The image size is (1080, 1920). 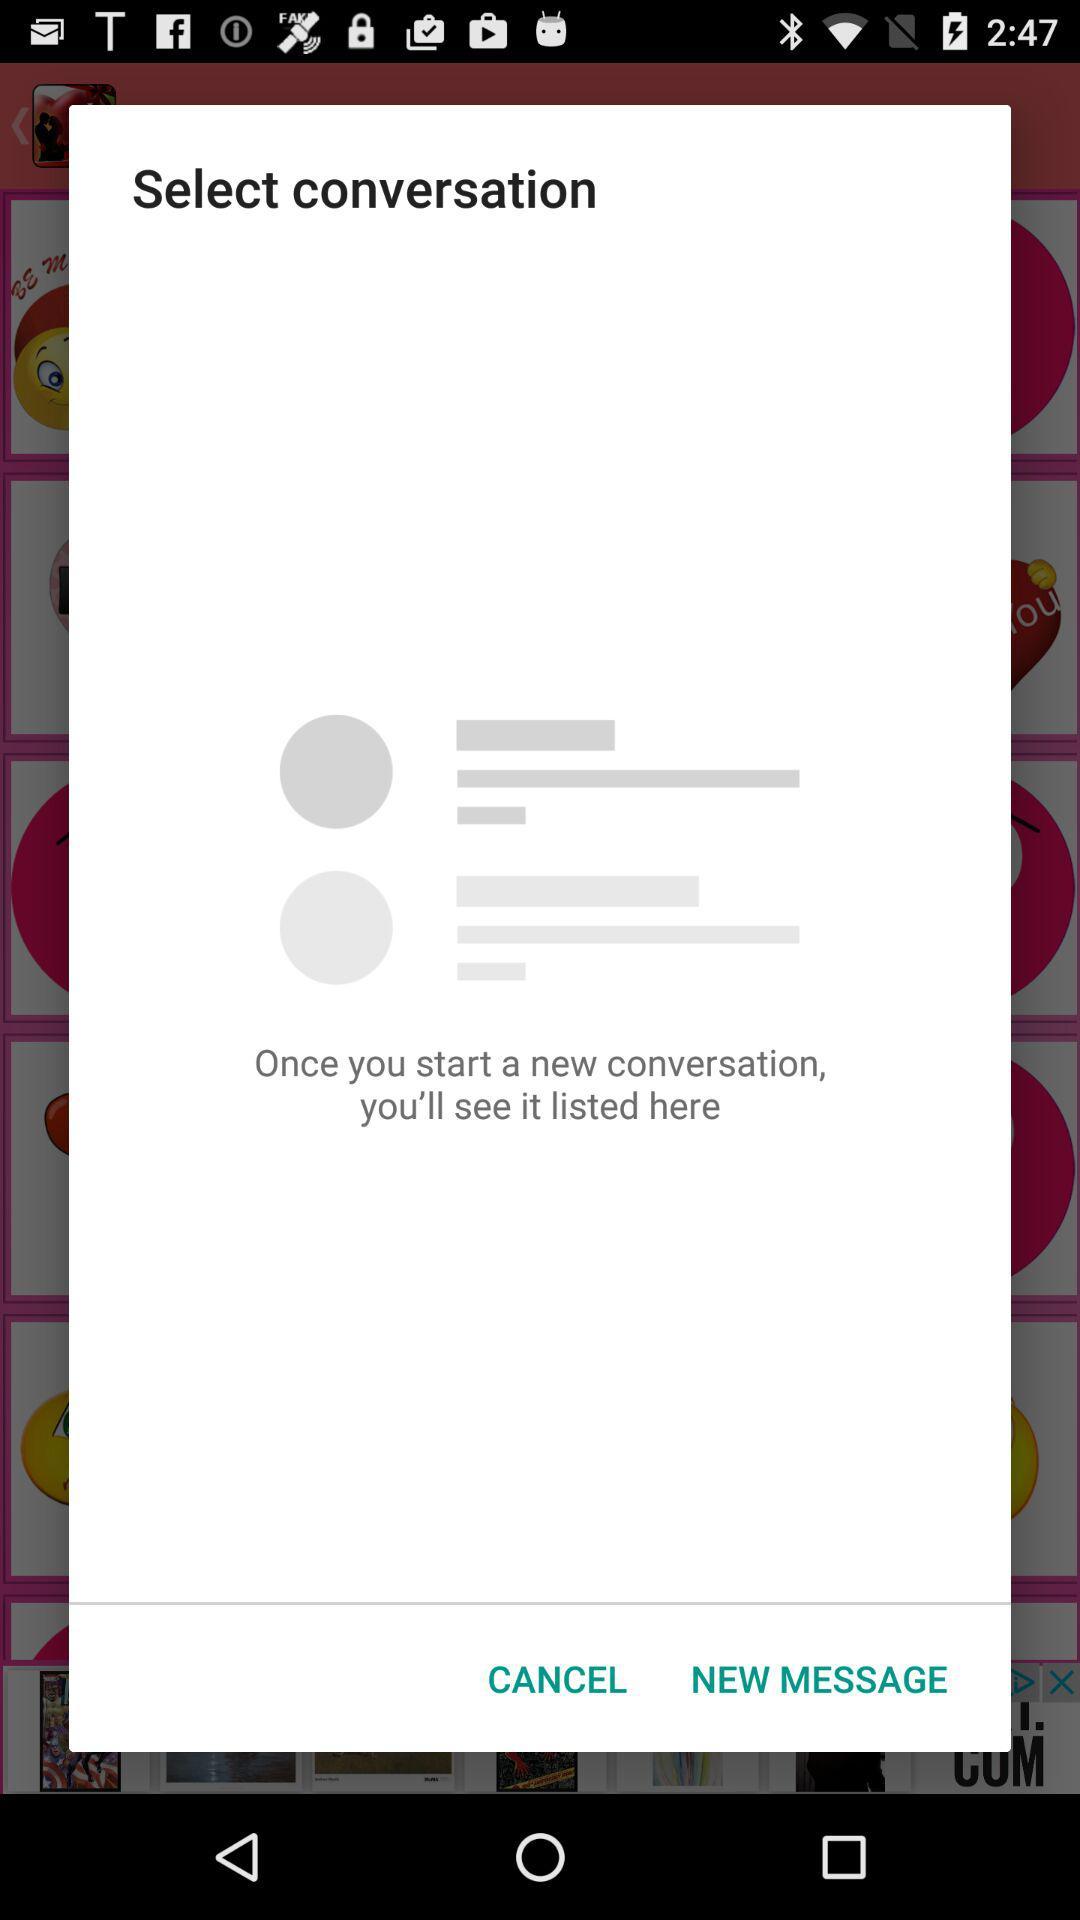 What do you see at coordinates (819, 1678) in the screenshot?
I see `the new message item` at bounding box center [819, 1678].